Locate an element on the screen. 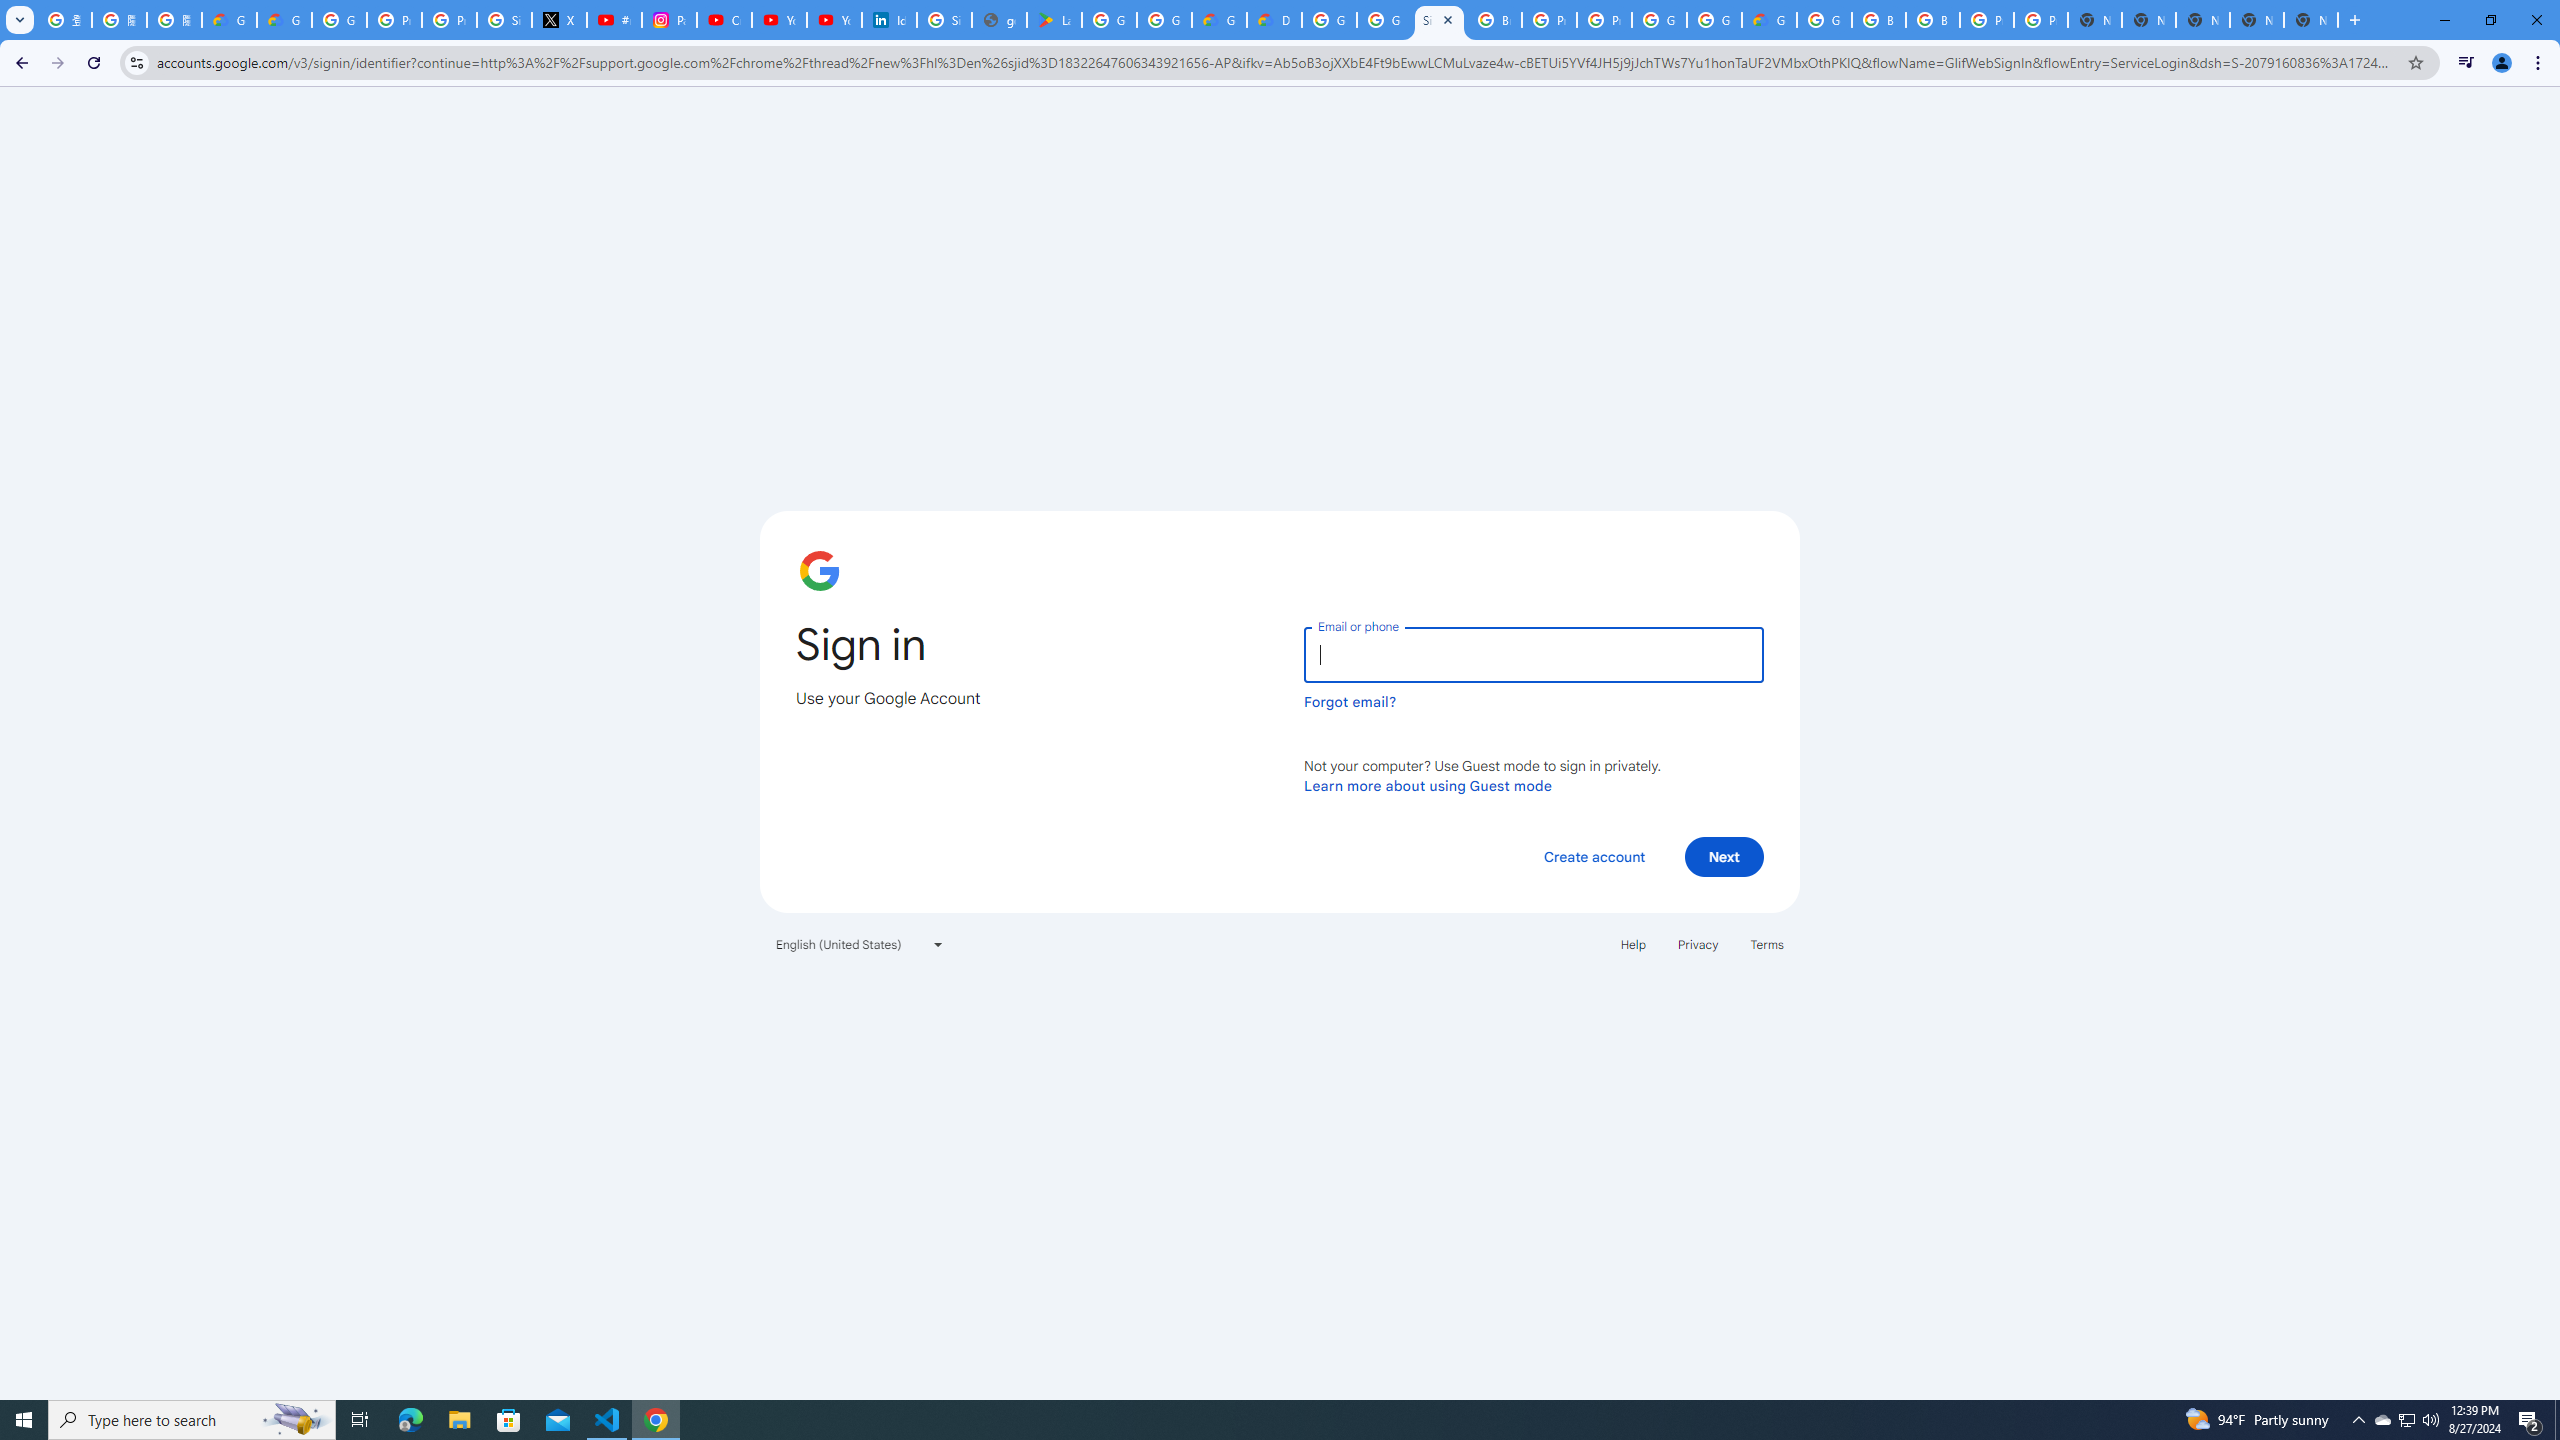 The height and width of the screenshot is (1440, 2560). 'Browse Chrome as a guest - Computer - Google Chrome Help' is located at coordinates (1879, 19).